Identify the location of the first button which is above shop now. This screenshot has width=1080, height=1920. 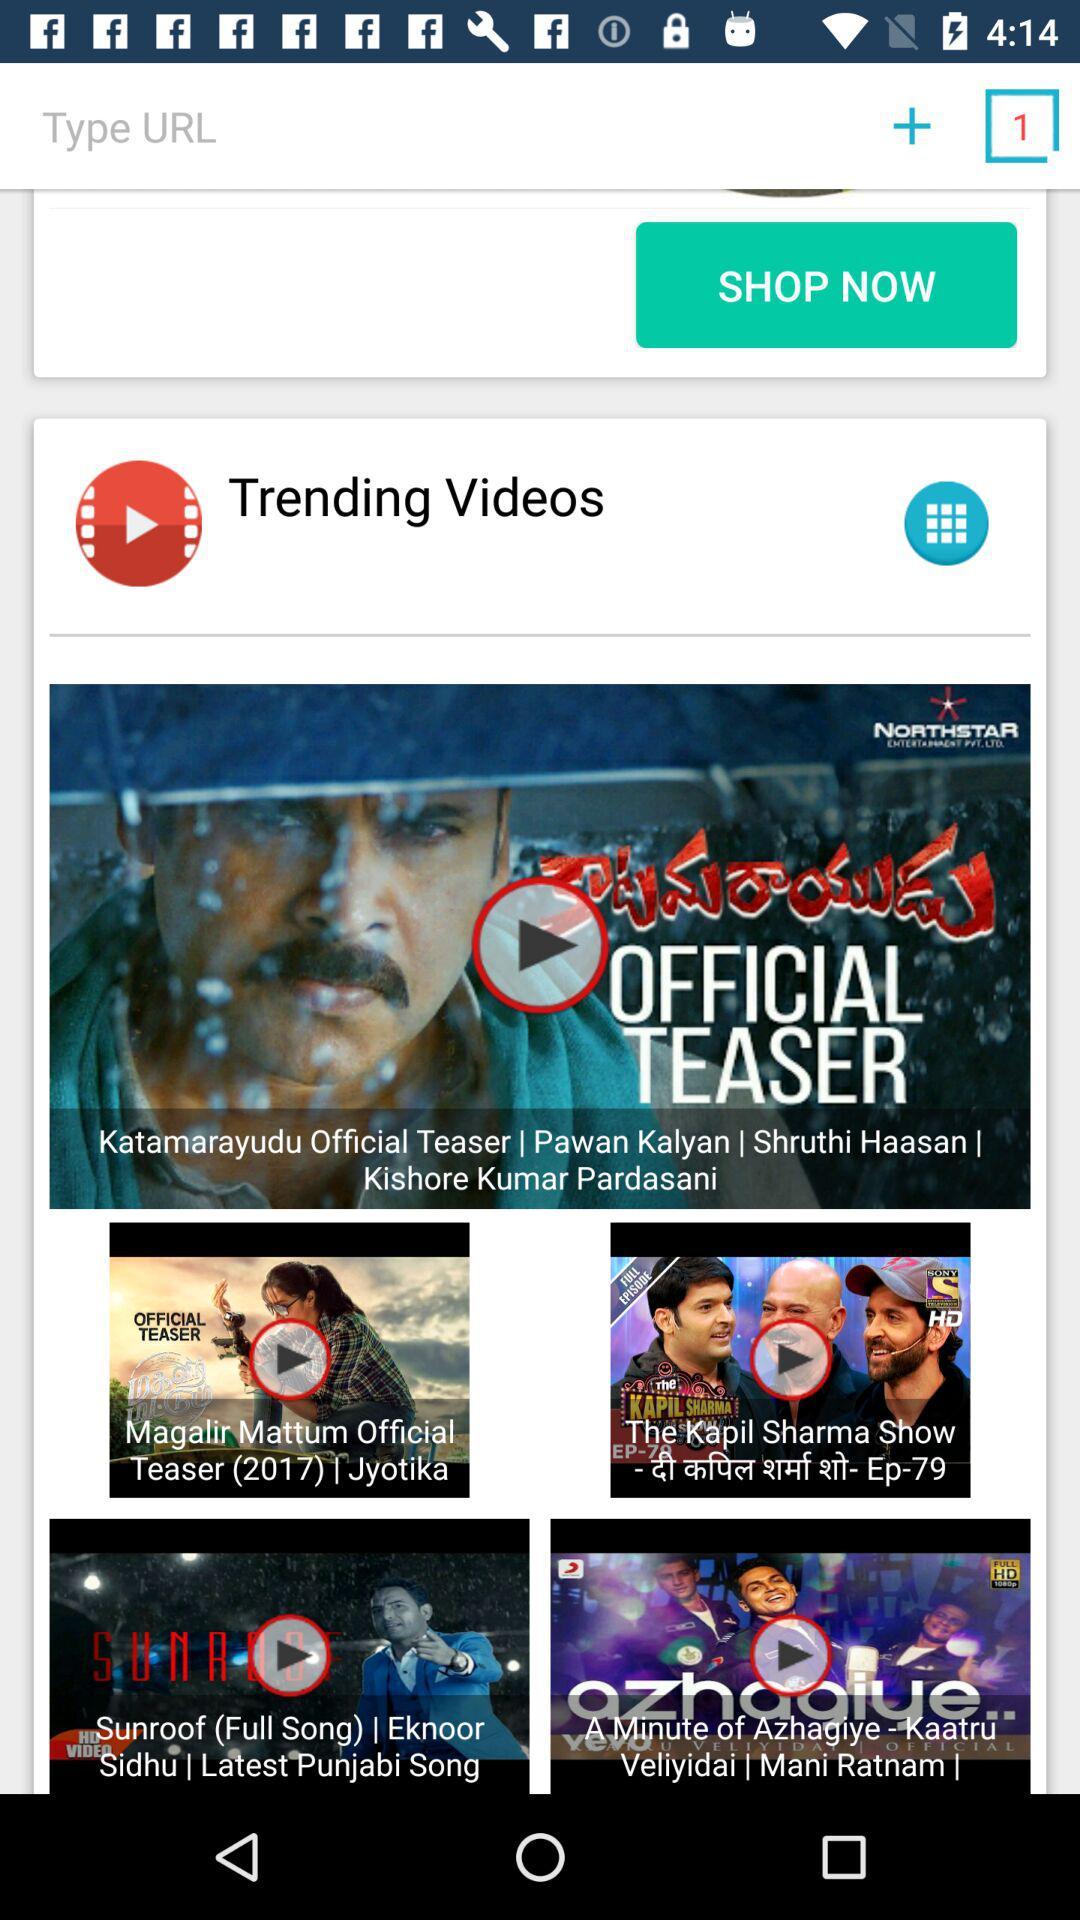
(912, 125).